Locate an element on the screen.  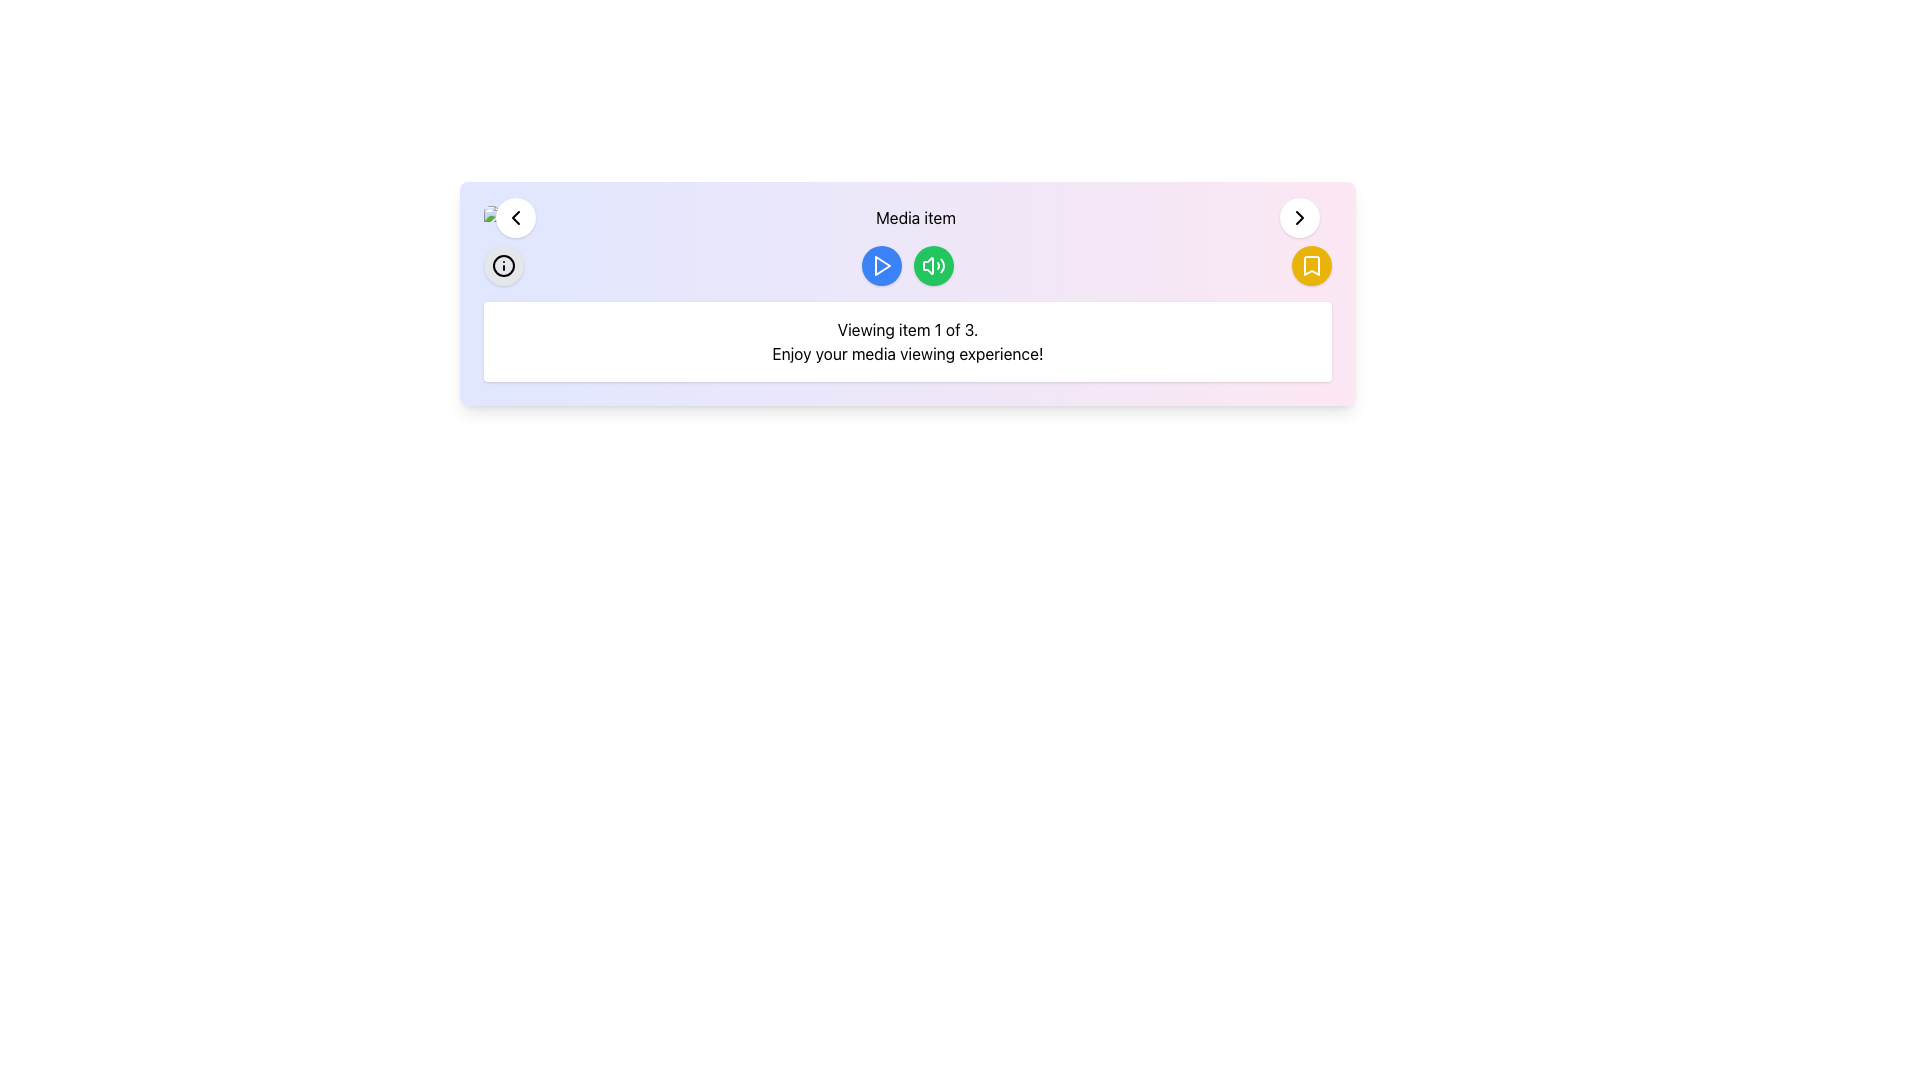
the left-pointing chevron arrow icon button for navigation to go back is located at coordinates (515, 218).